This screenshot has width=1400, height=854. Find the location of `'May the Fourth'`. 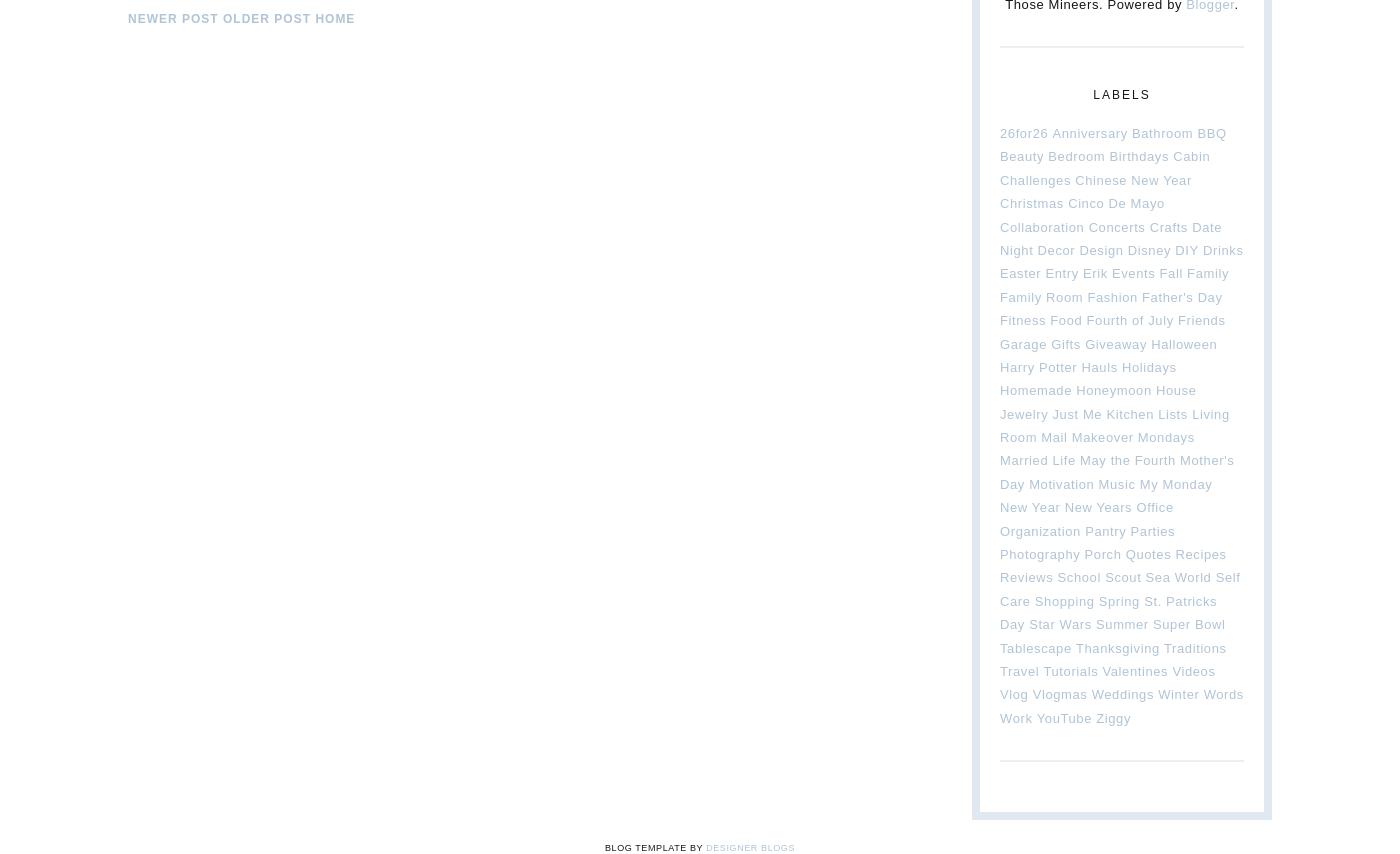

'May the Fourth' is located at coordinates (1127, 460).